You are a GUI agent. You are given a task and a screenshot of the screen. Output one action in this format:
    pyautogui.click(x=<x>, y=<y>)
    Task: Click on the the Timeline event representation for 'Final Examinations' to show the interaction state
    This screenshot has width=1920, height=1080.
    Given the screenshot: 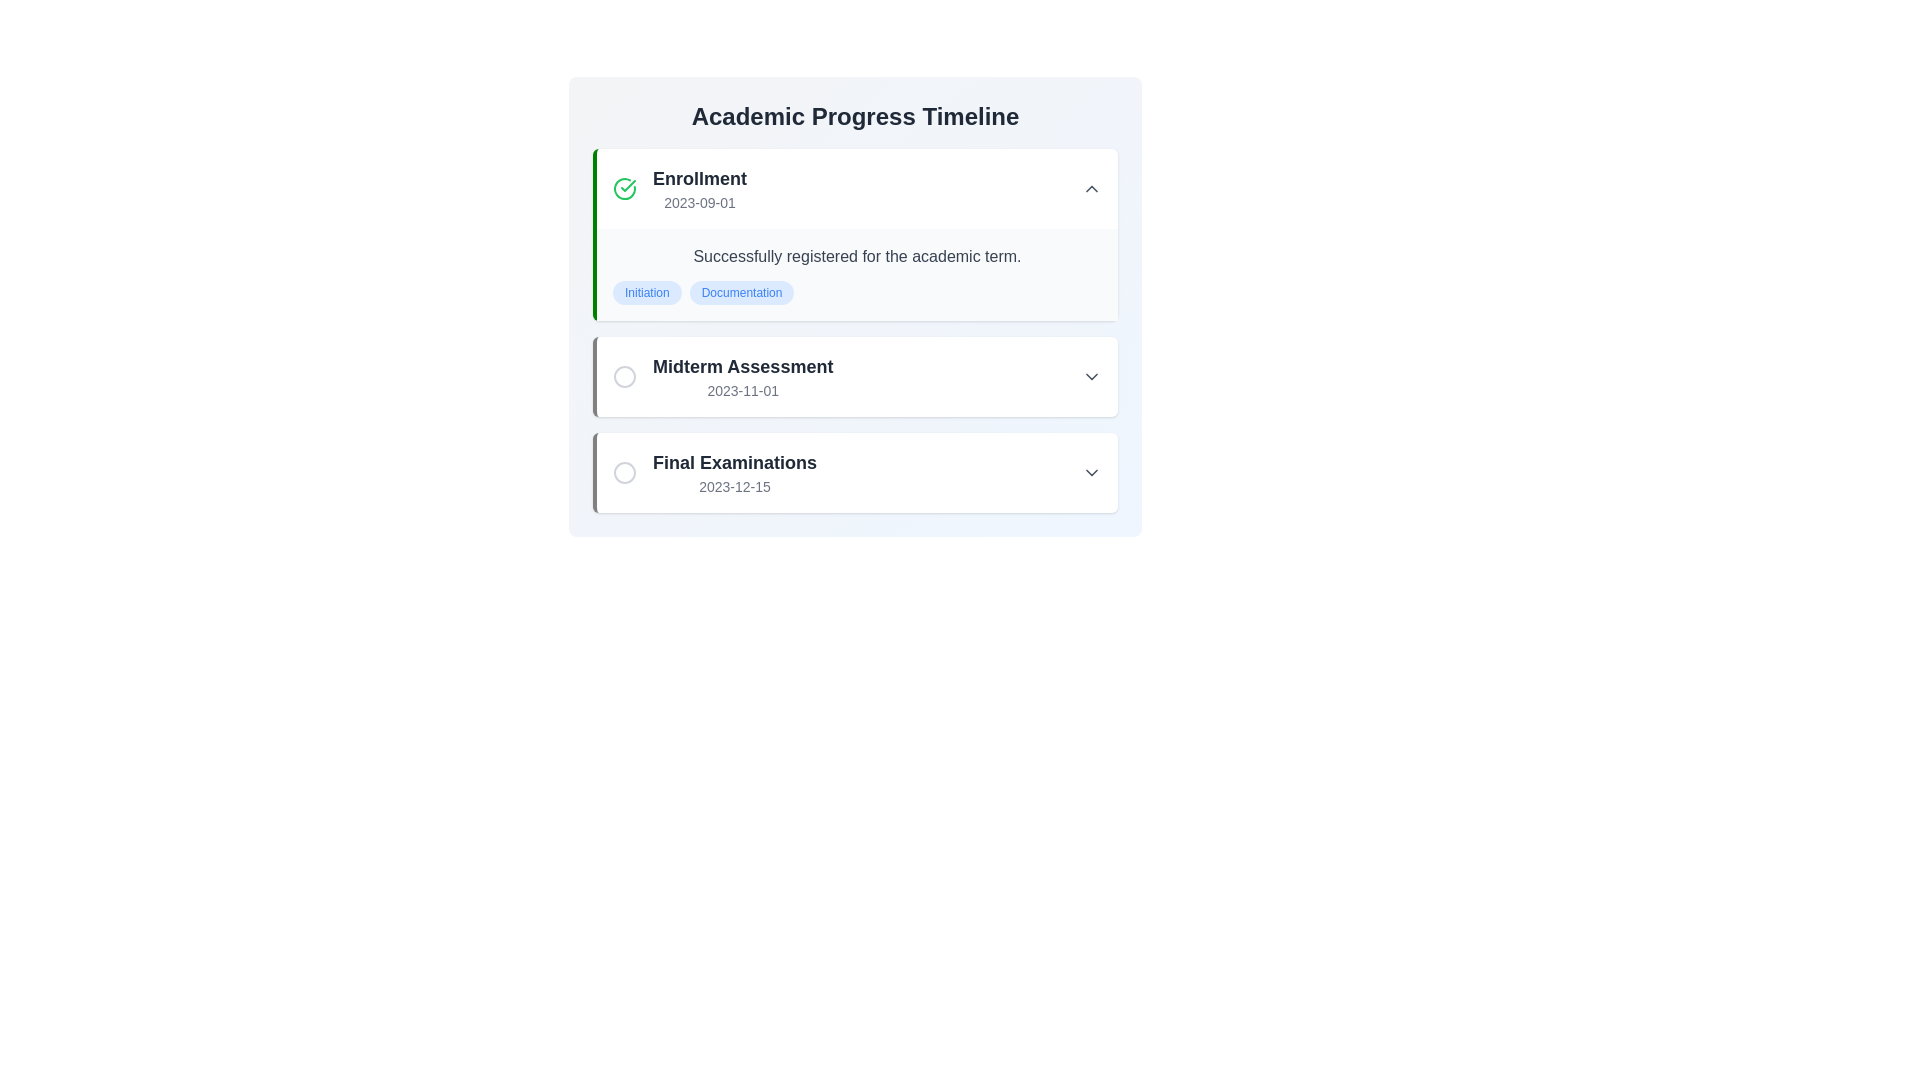 What is the action you would take?
    pyautogui.click(x=857, y=473)
    